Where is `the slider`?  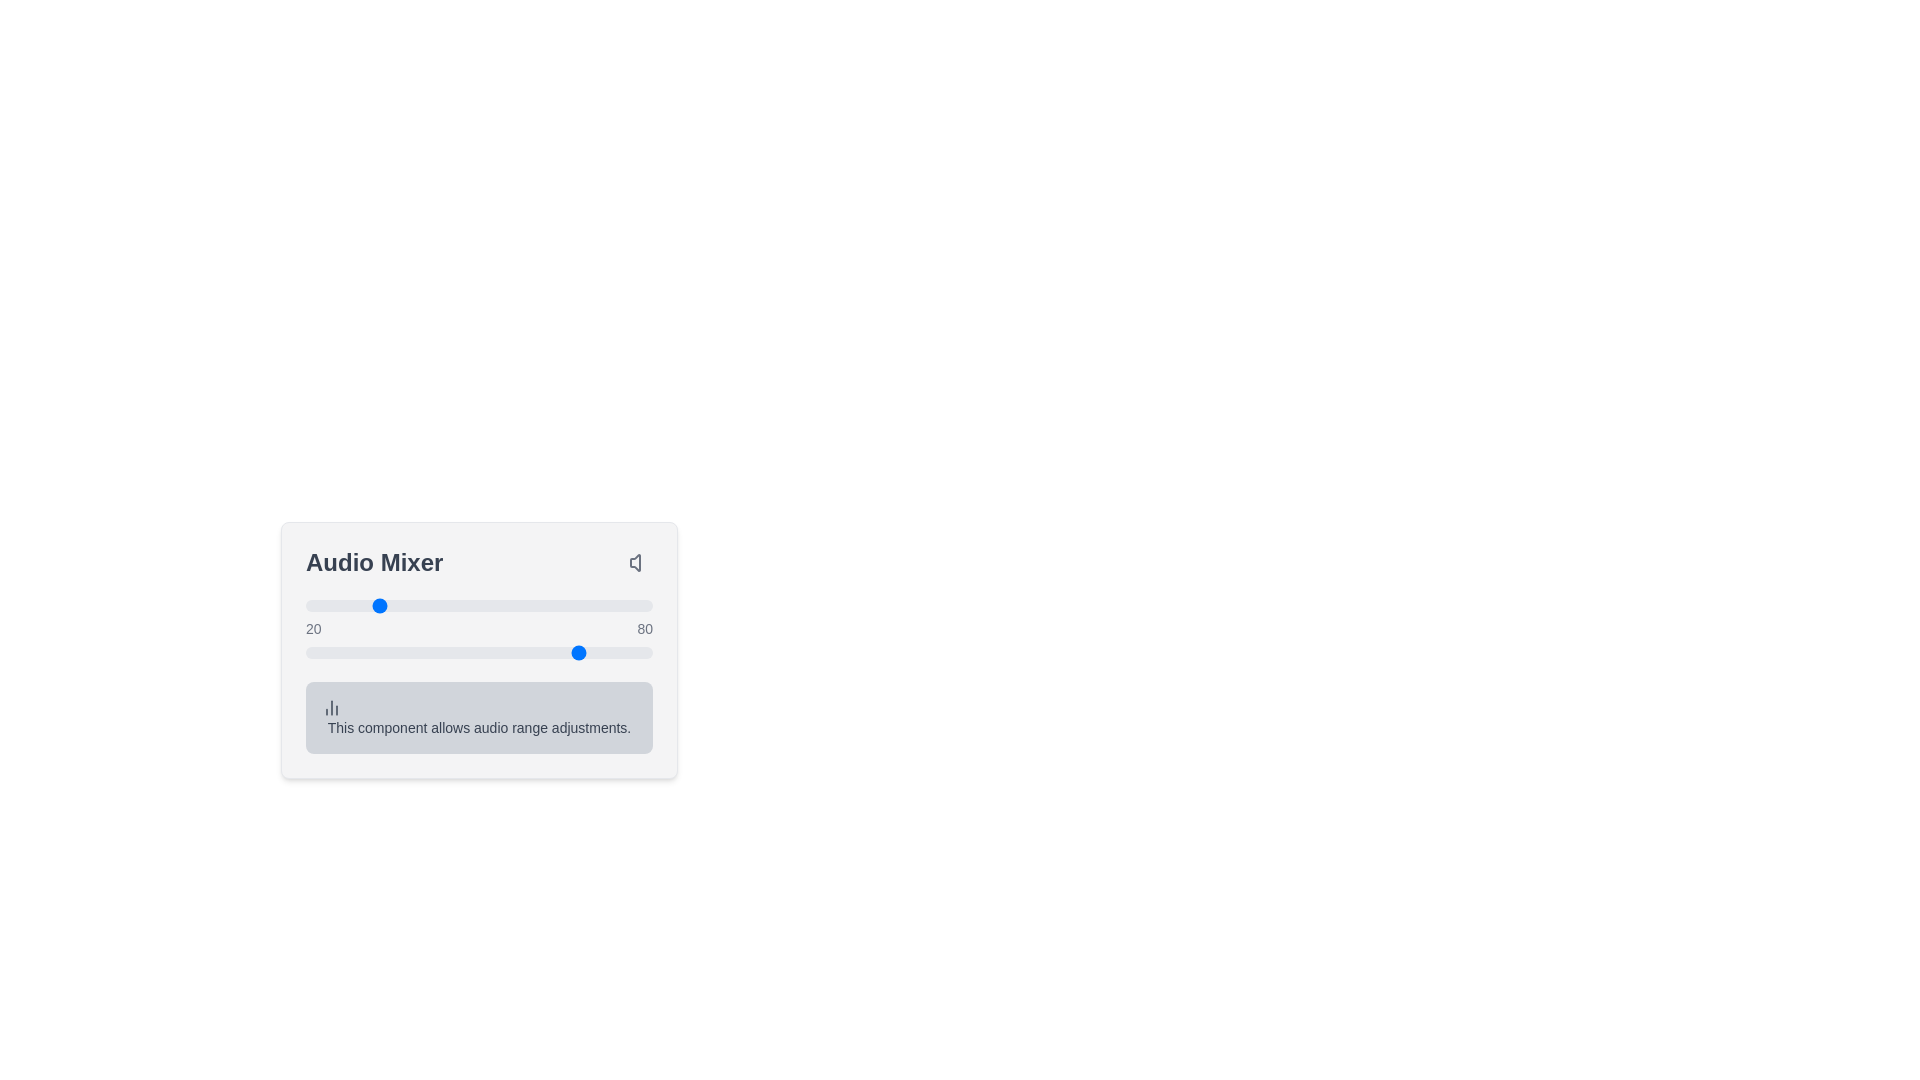 the slider is located at coordinates (531, 604).